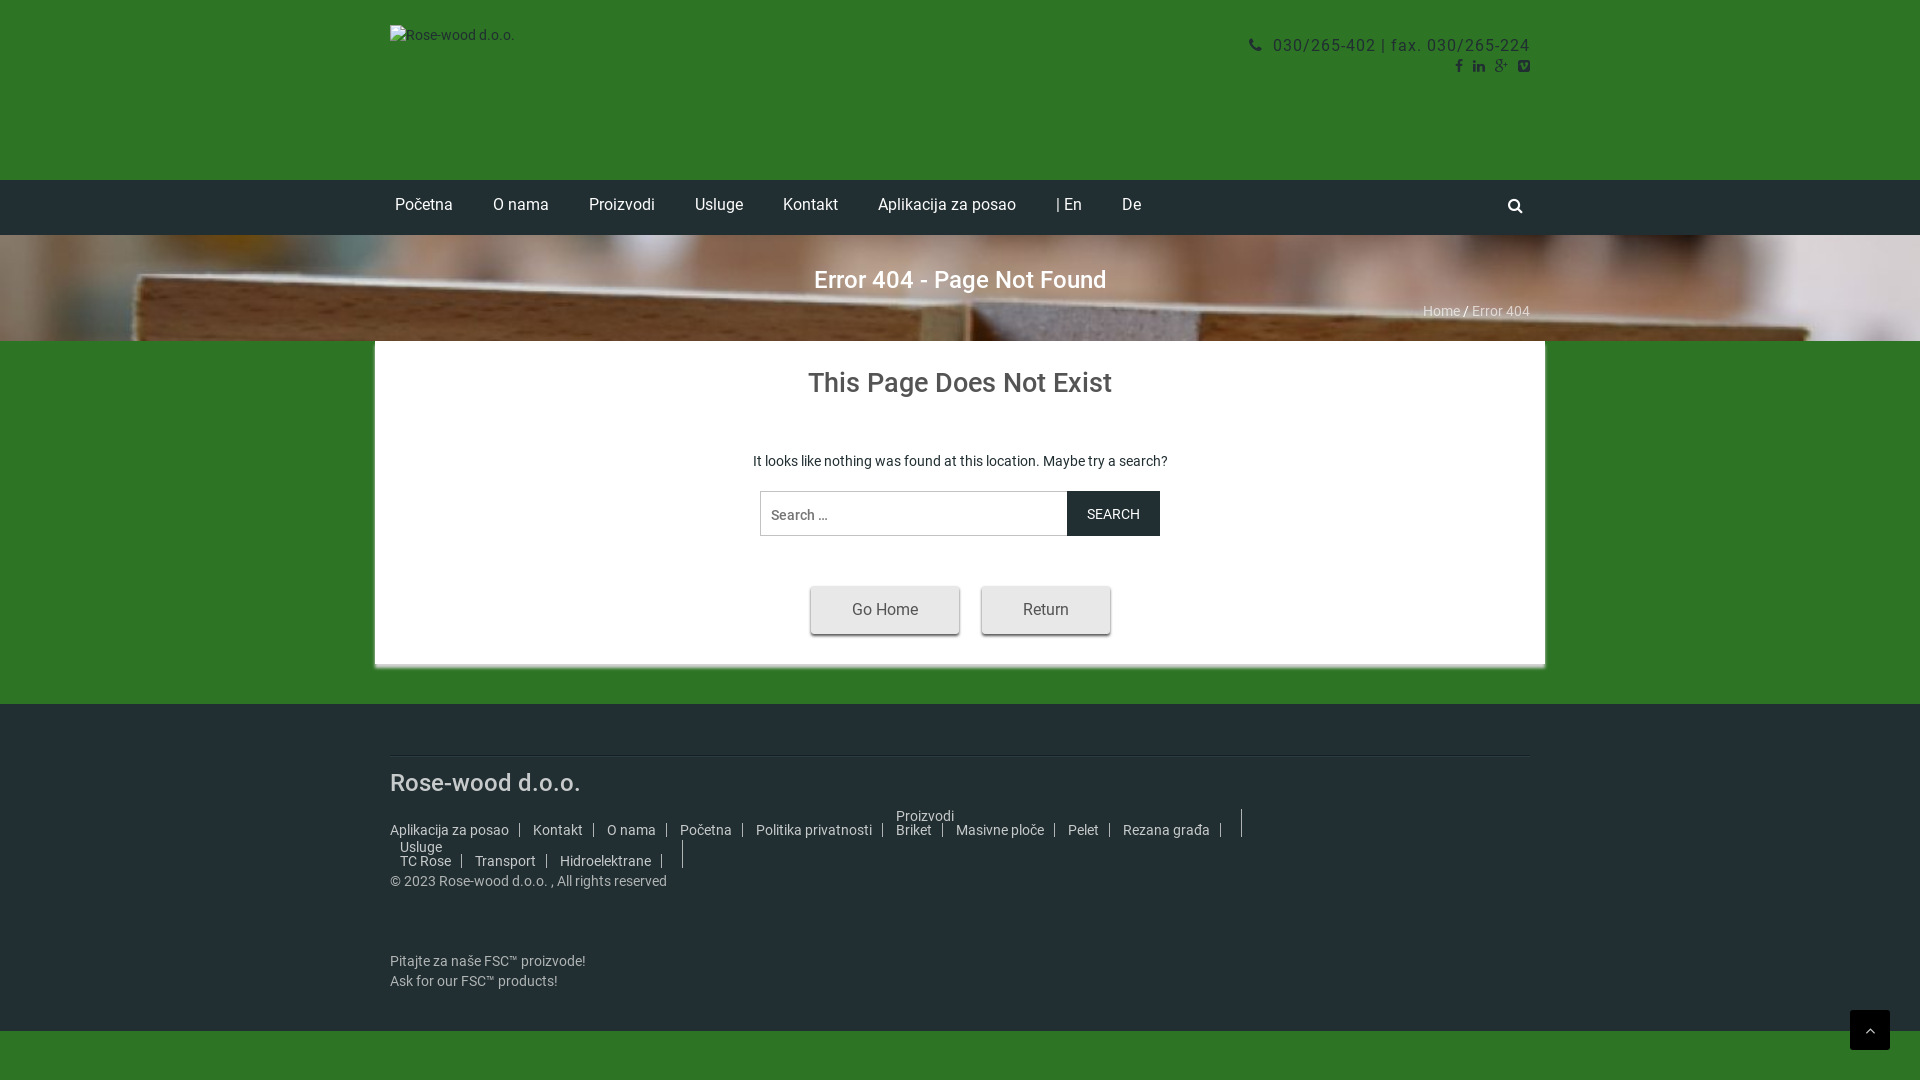 This screenshot has height=1080, width=1920. I want to click on 'Home', so click(1441, 311).